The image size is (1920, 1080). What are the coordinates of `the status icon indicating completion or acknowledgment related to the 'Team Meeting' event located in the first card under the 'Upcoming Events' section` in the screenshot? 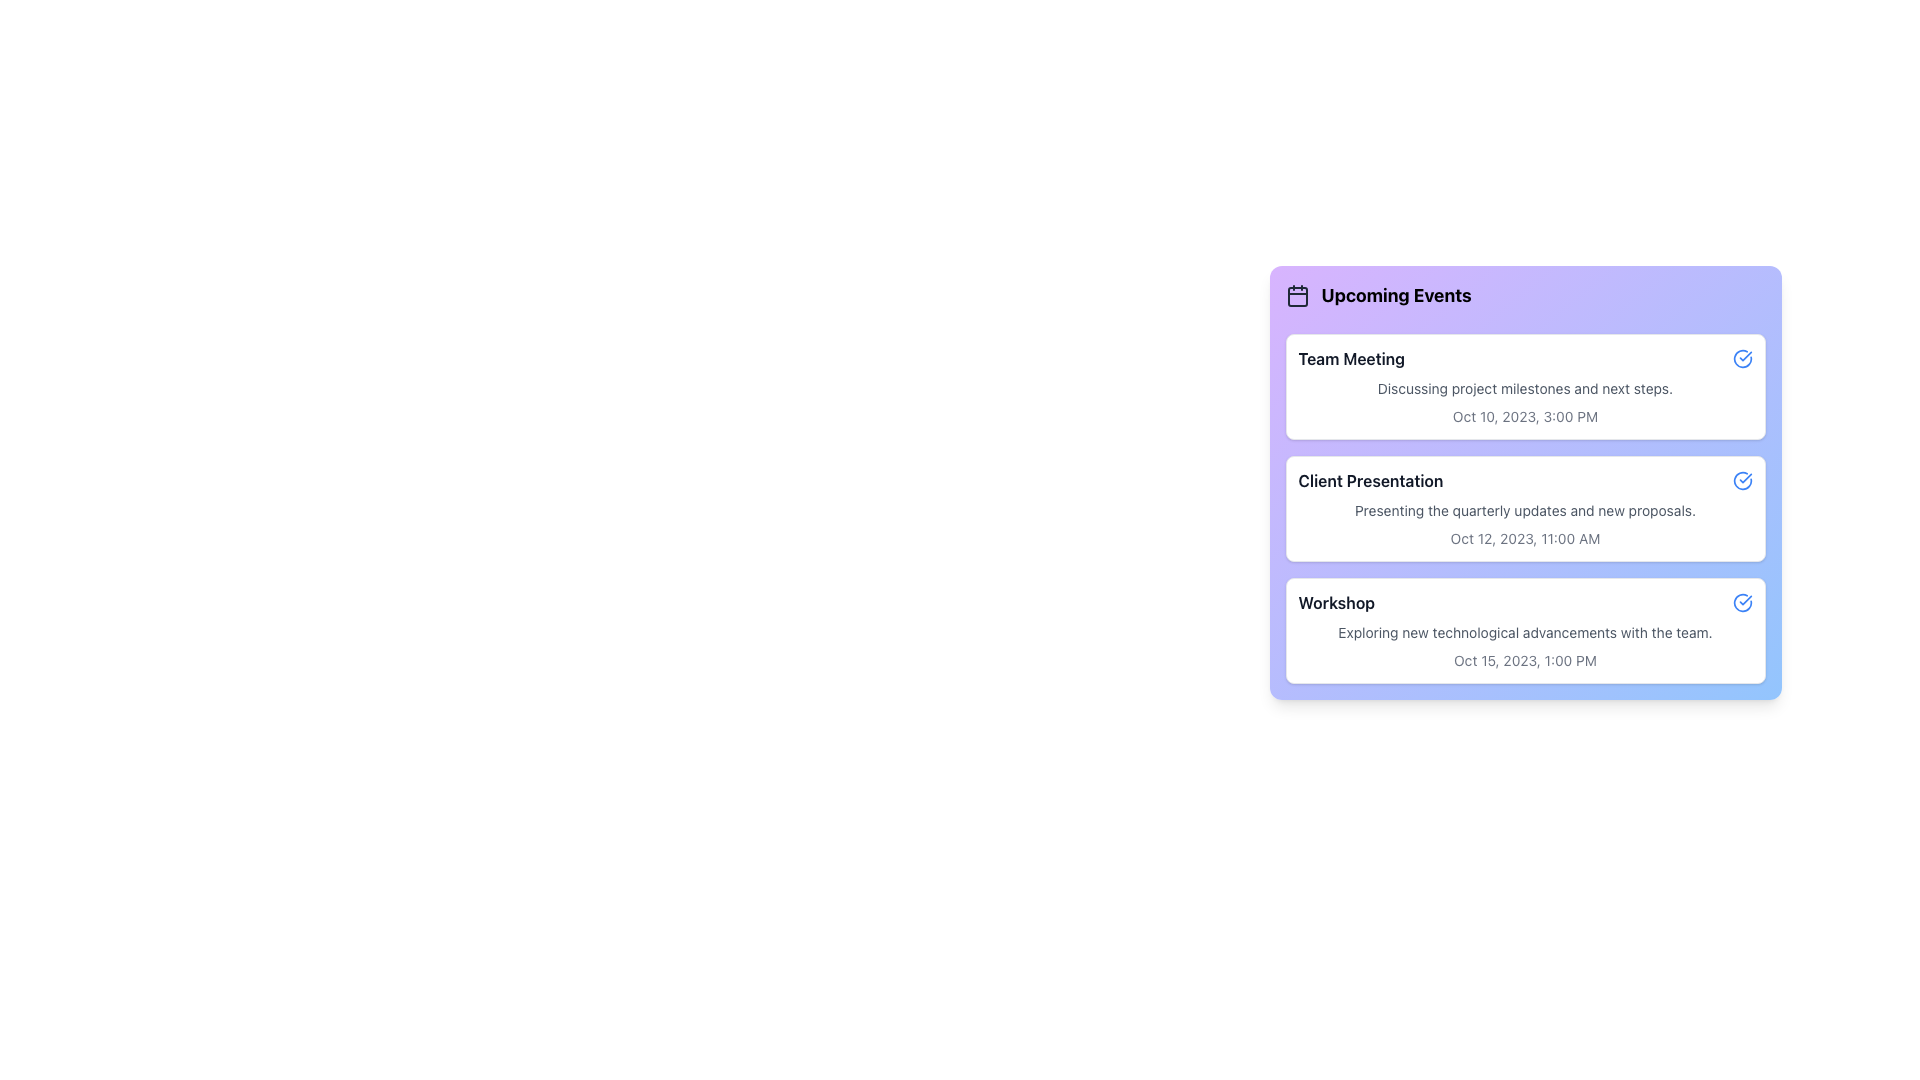 It's located at (1741, 357).